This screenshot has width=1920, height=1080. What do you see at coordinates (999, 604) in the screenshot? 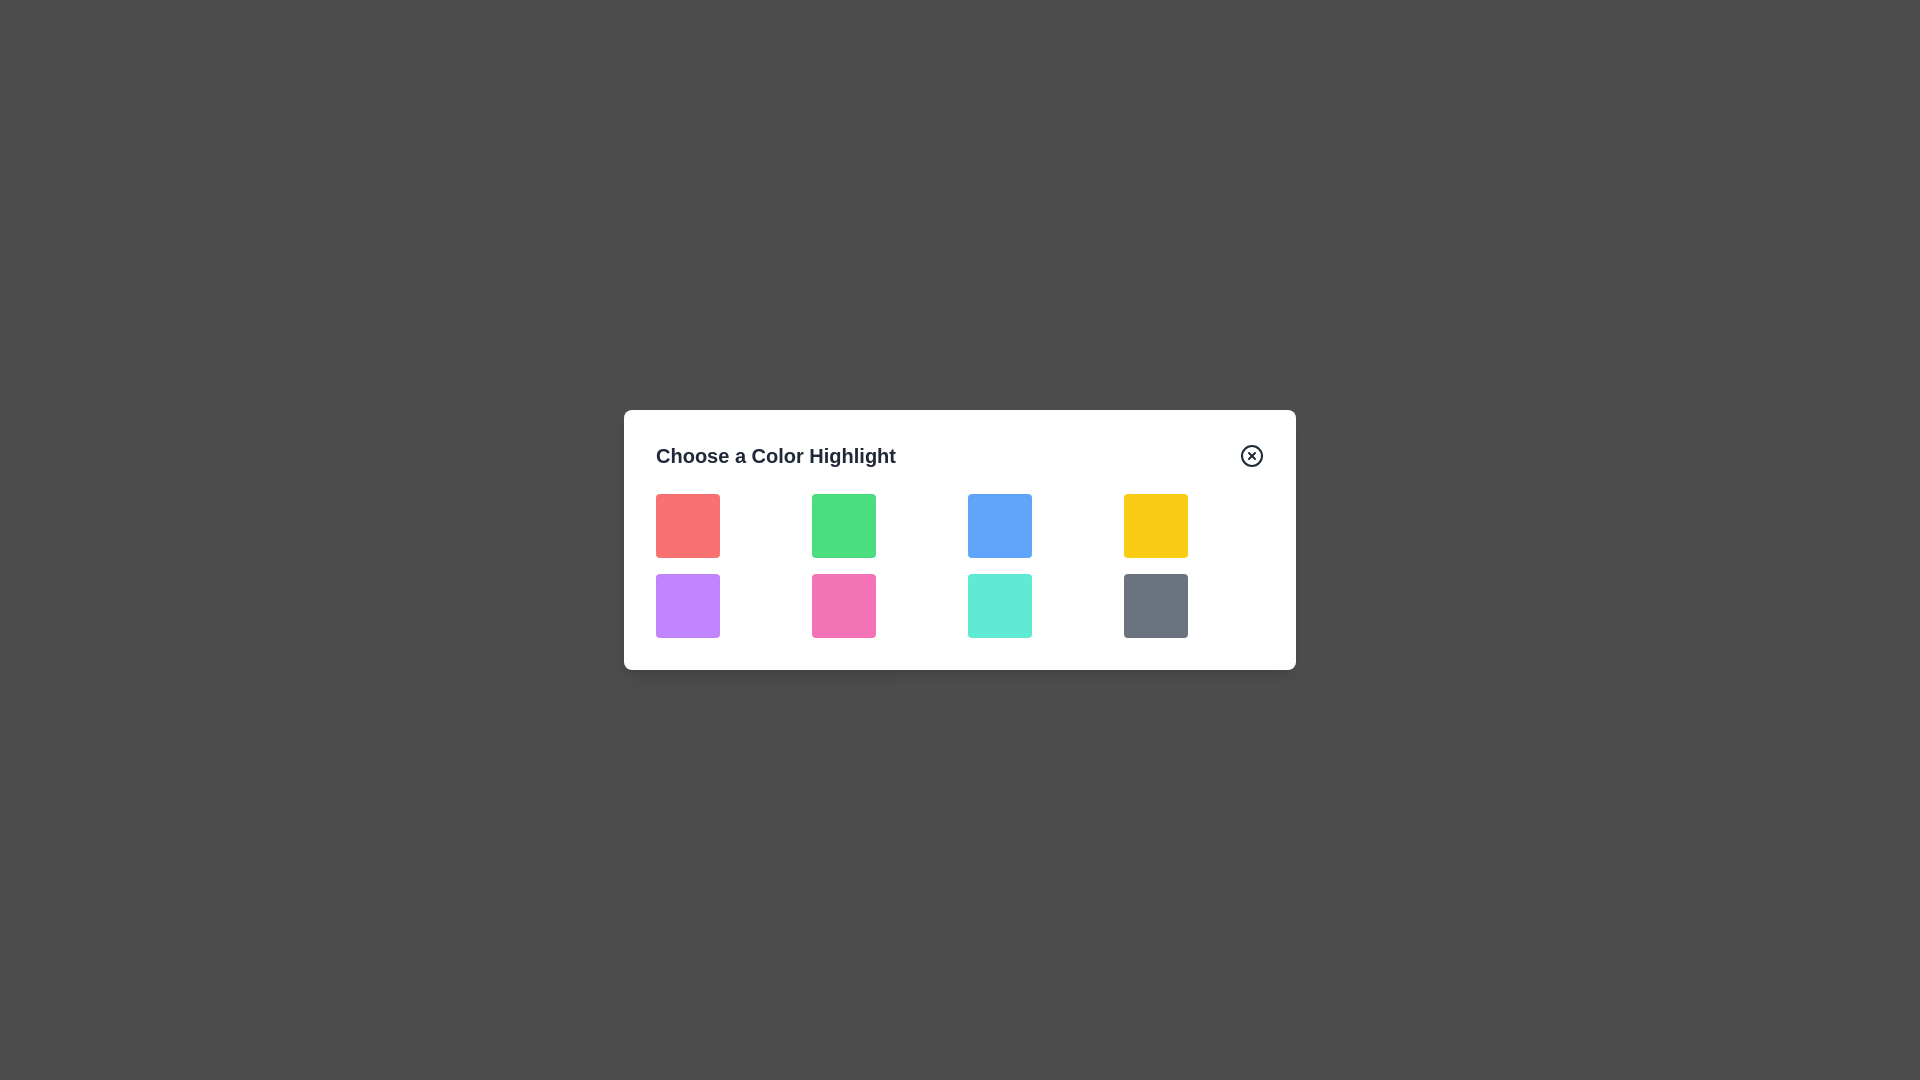
I see `the color block corresponding to teal` at bounding box center [999, 604].